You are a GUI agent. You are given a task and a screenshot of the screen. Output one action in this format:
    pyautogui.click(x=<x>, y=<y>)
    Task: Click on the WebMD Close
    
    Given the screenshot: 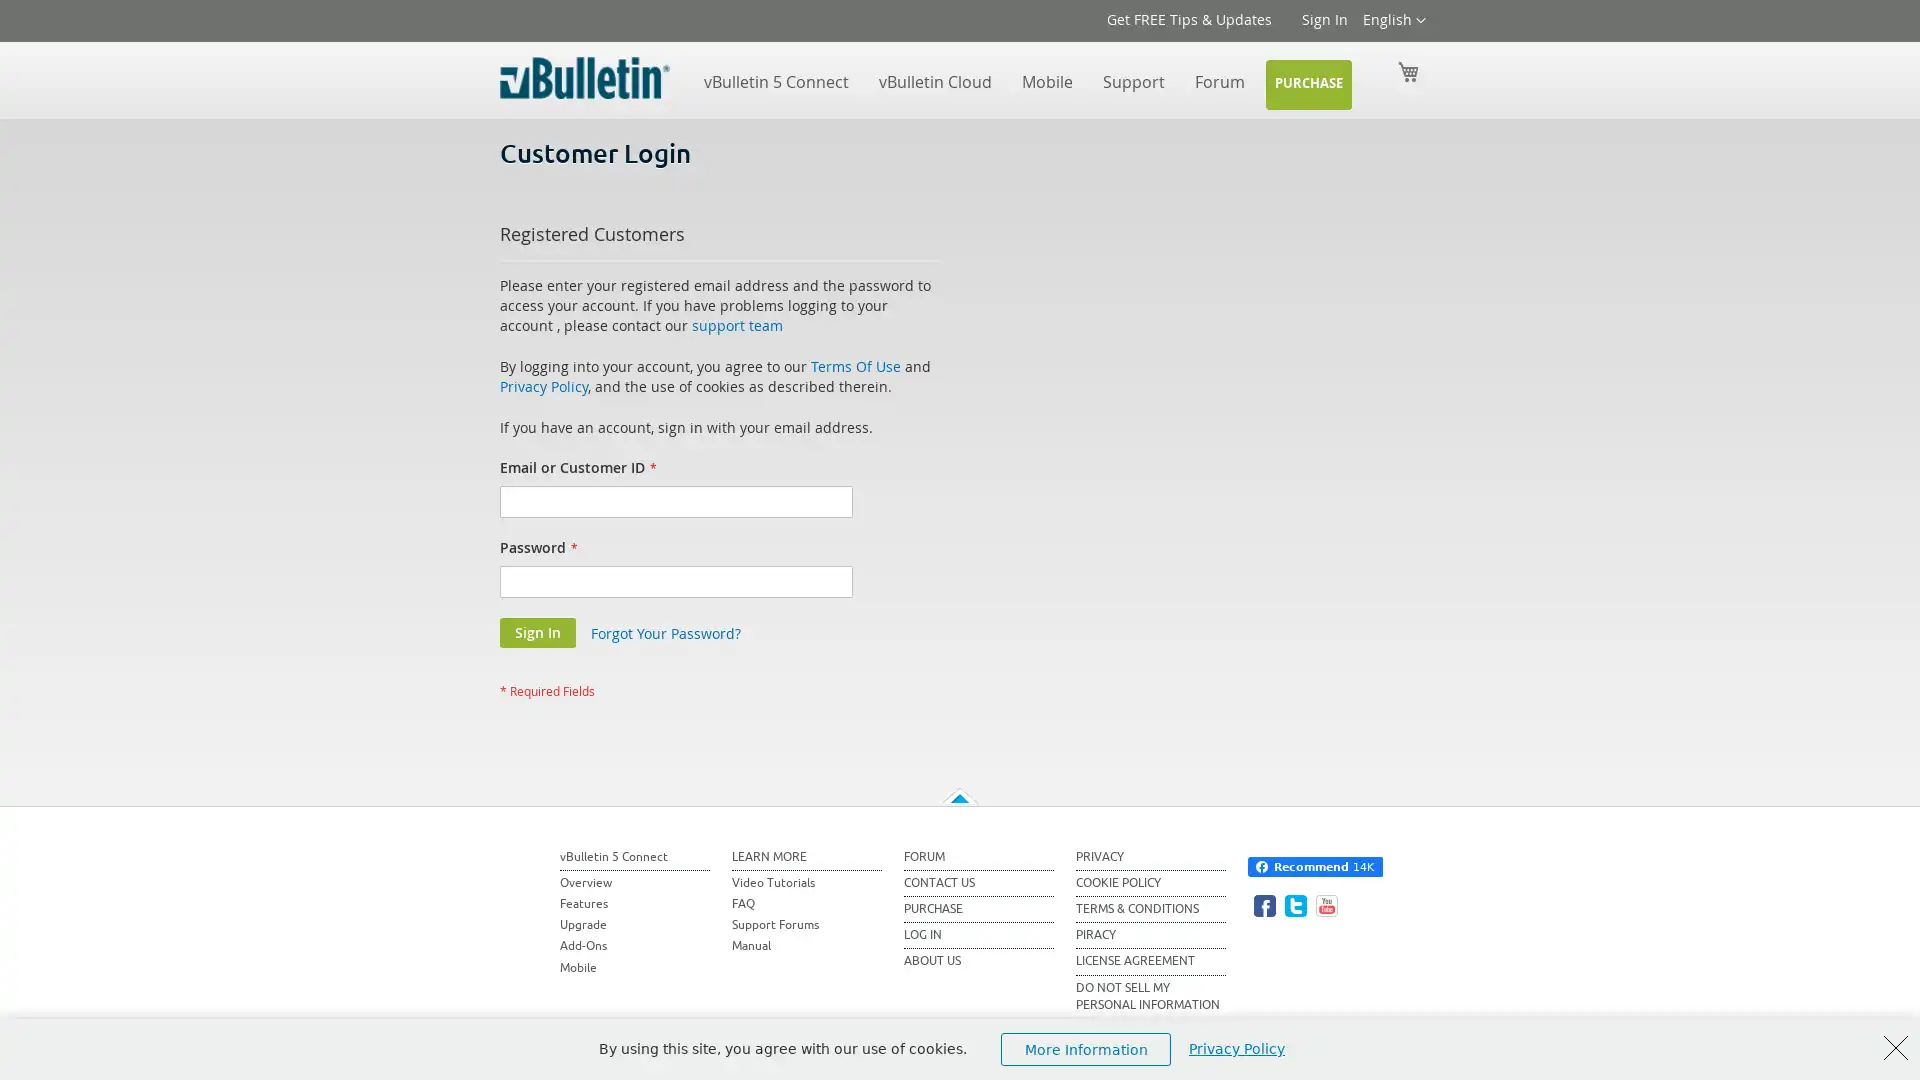 What is the action you would take?
    pyautogui.click(x=1895, y=1047)
    